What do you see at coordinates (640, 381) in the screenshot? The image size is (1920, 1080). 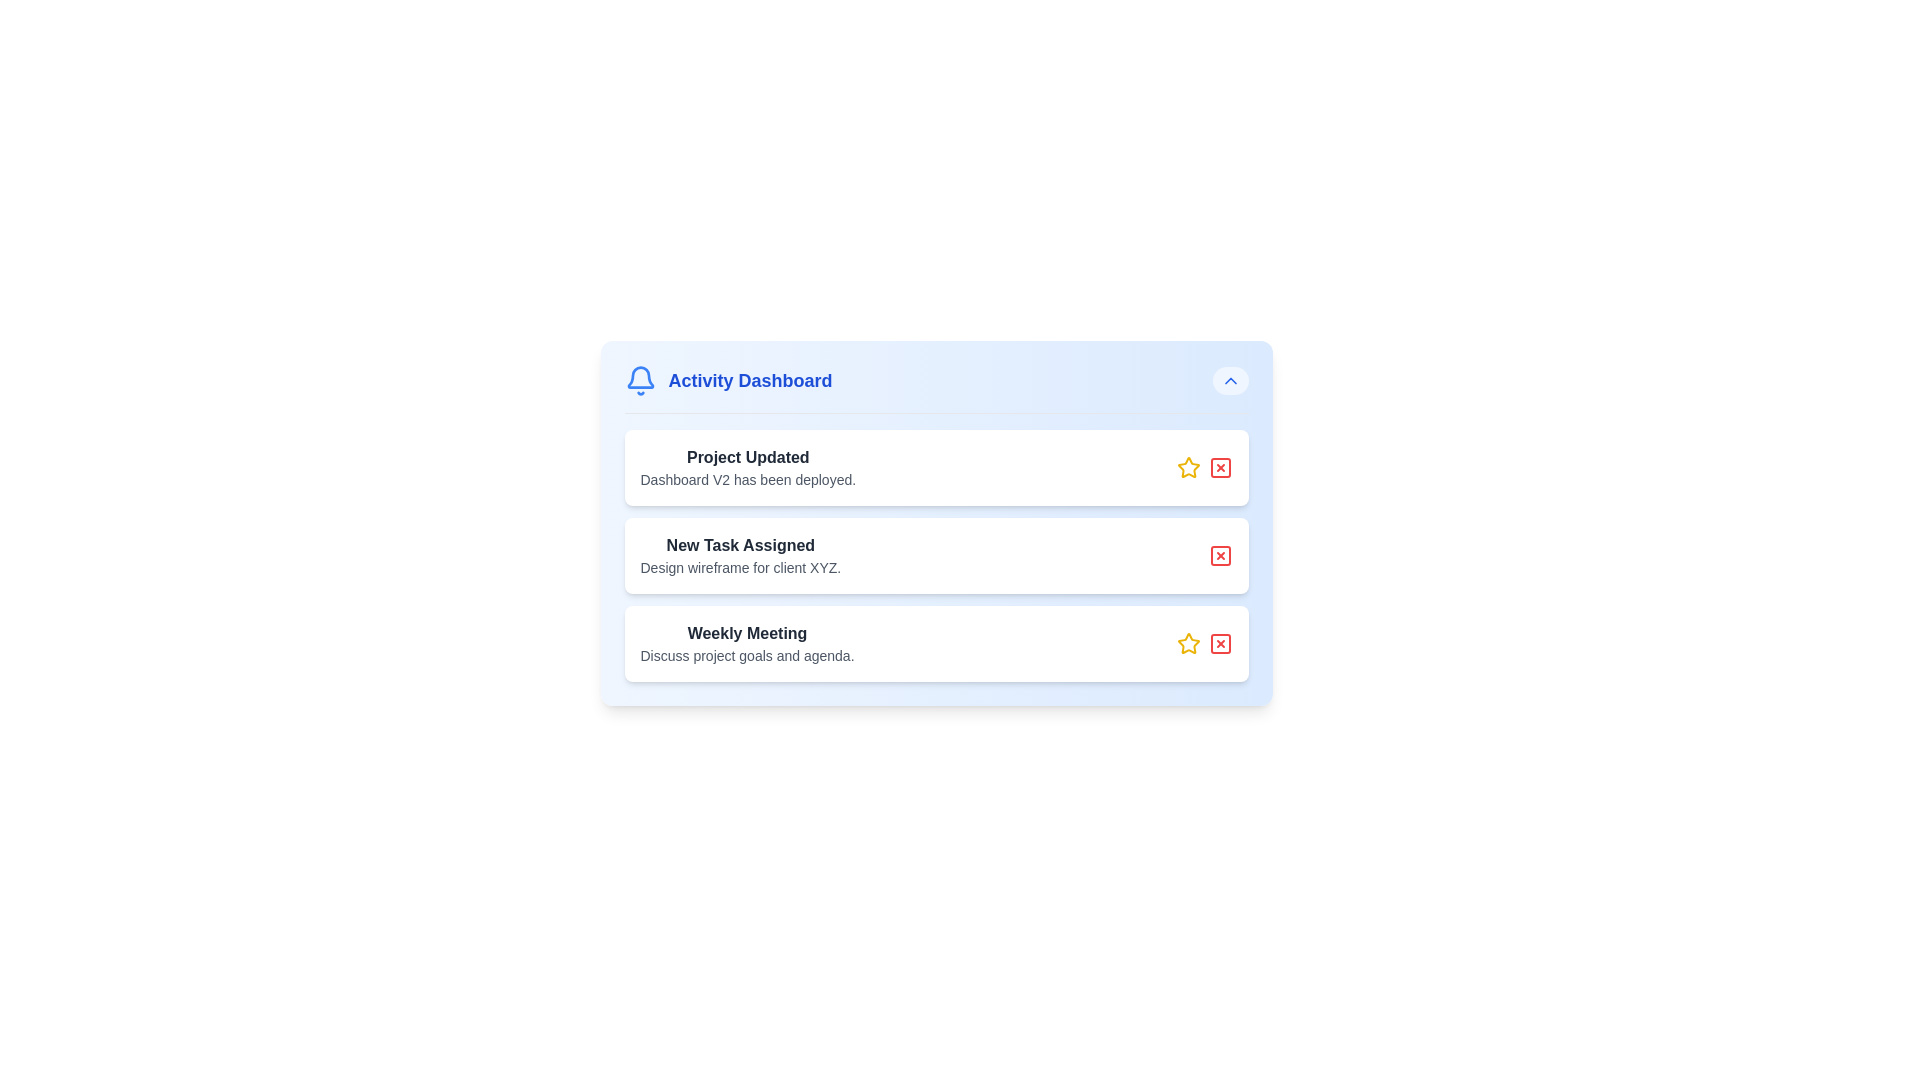 I see `the blue bell icon located at the far left of the header section in the 'Activity Dashboard'` at bounding box center [640, 381].